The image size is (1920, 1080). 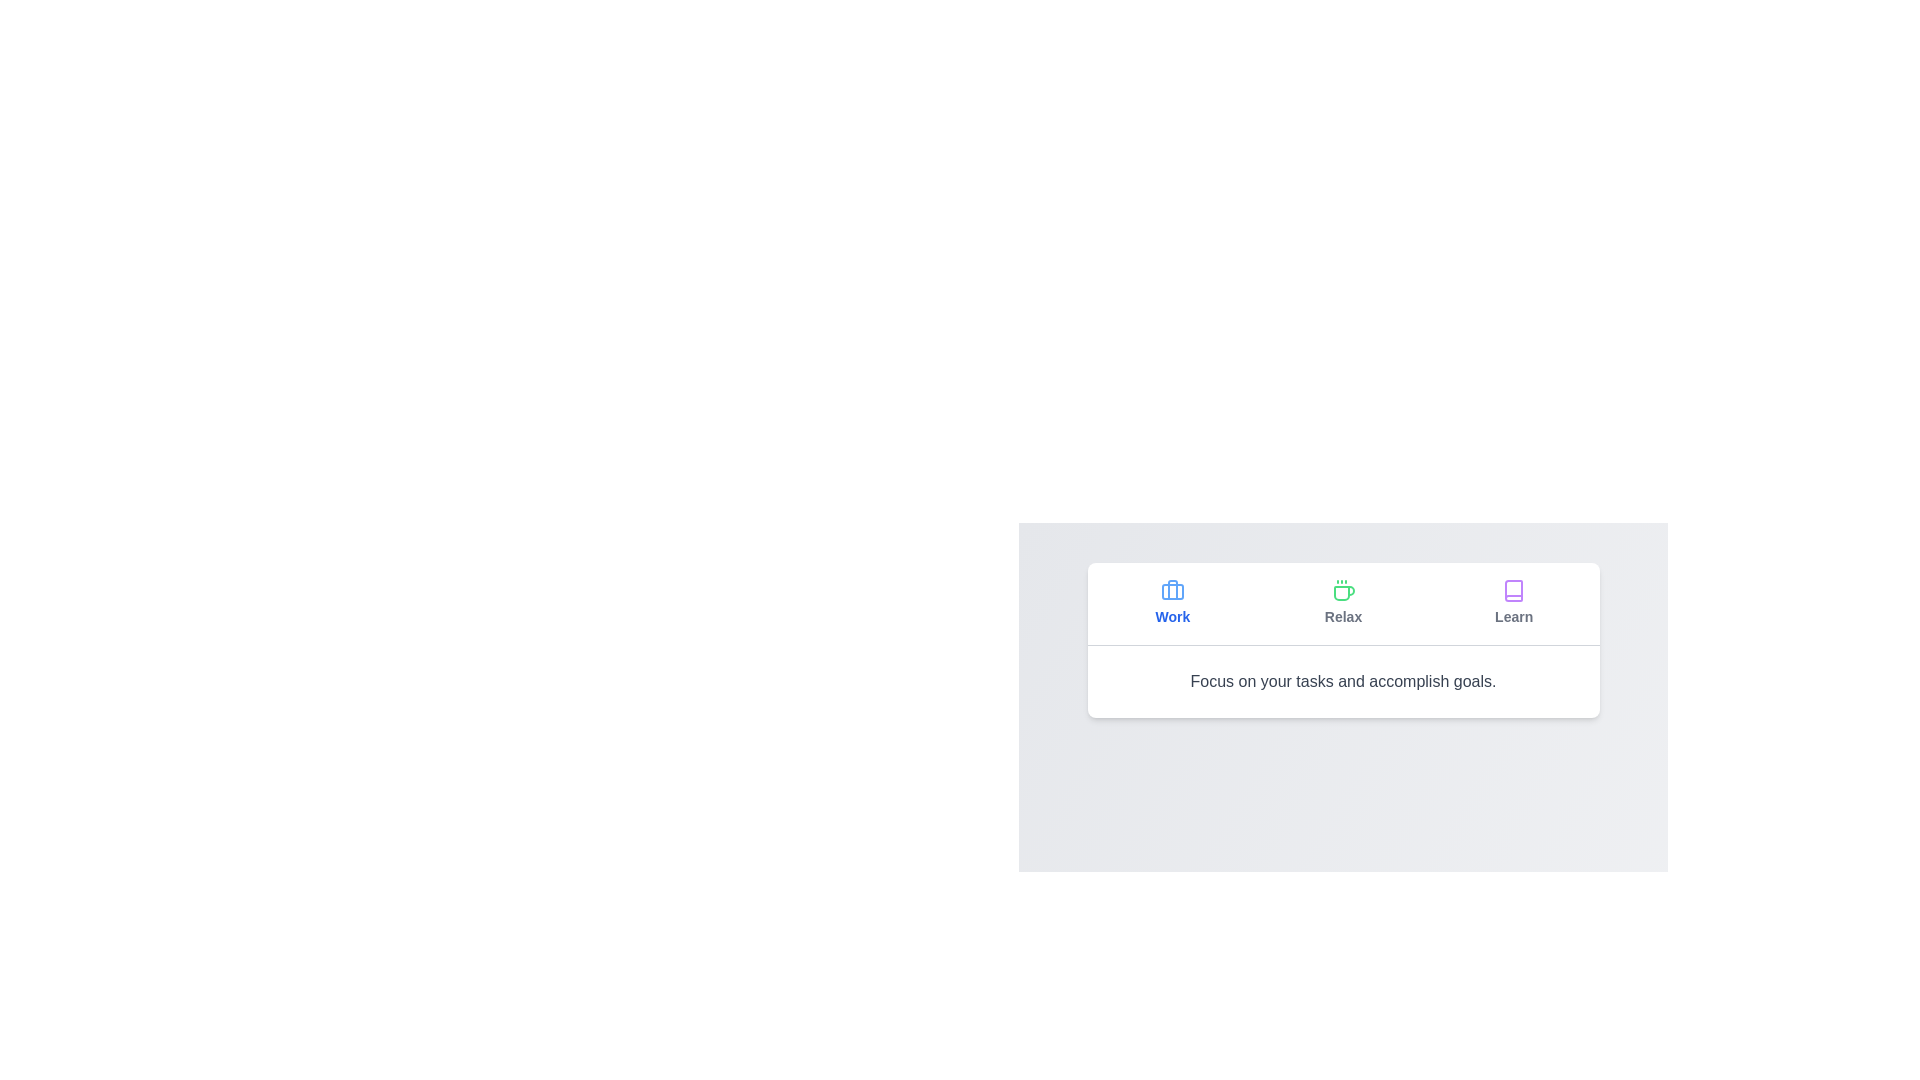 I want to click on the tab labeled Relax to observe its hover effect, so click(x=1343, y=603).